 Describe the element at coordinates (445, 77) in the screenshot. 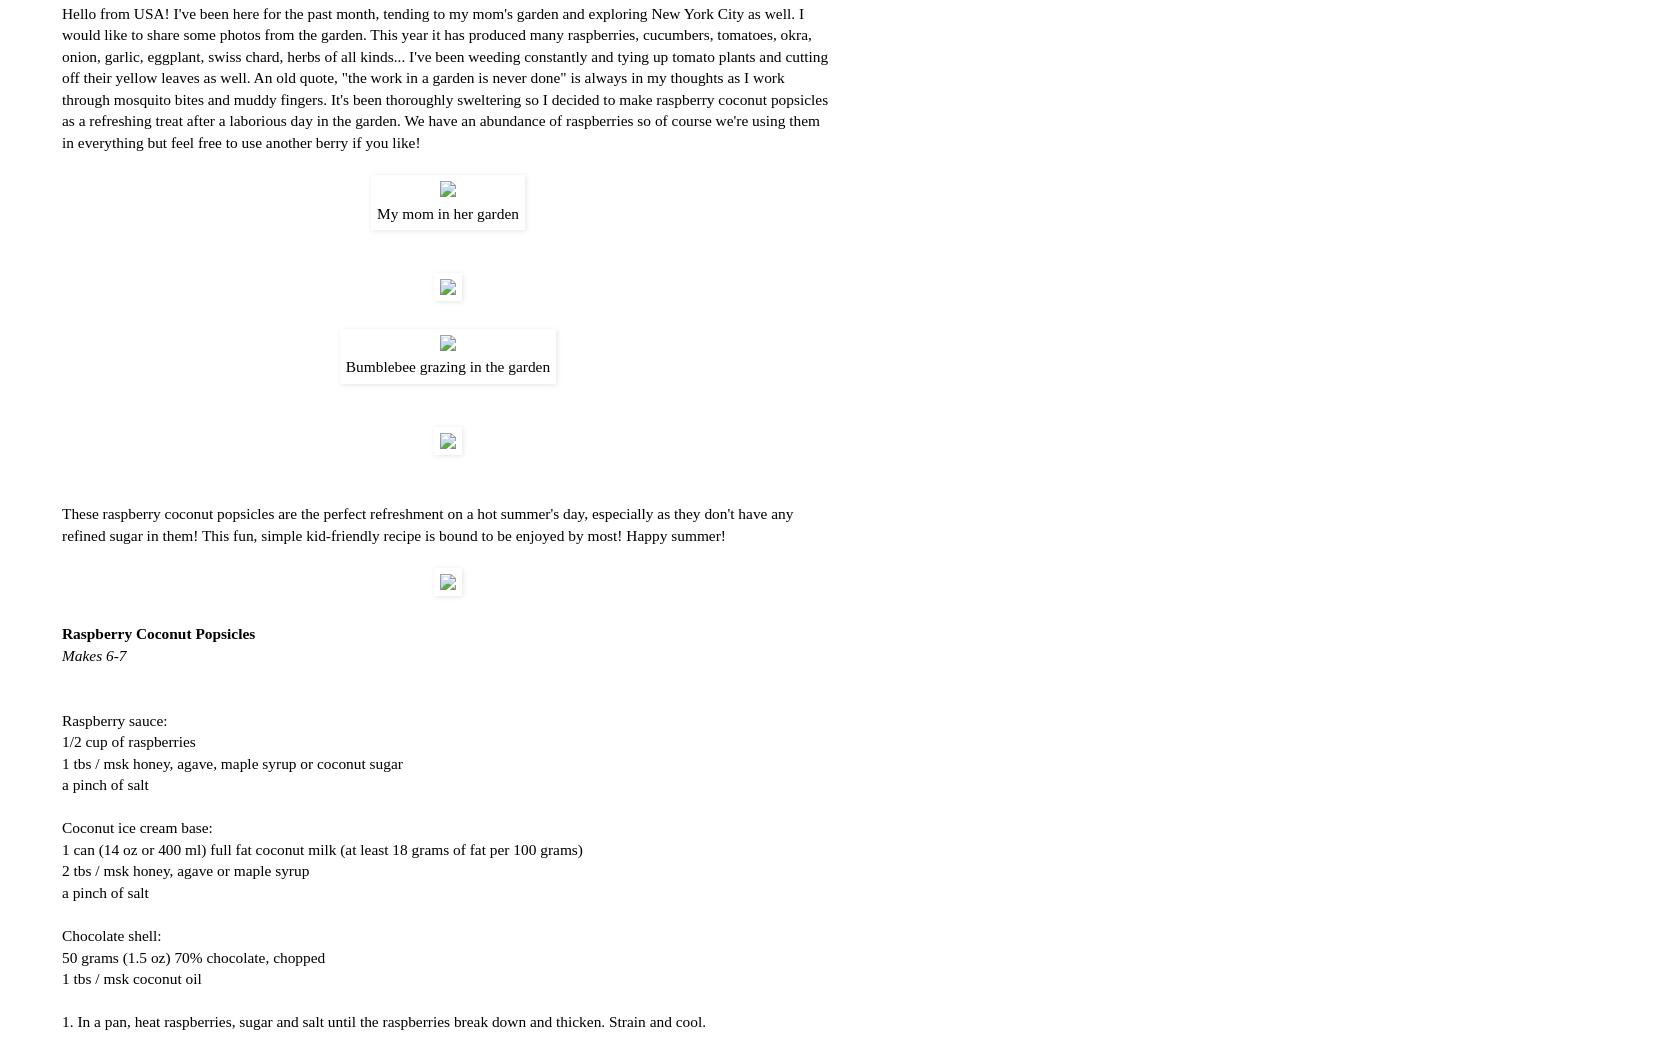

I see `'Hello from USA! I've been here for the past month, tending to my mom's garden and exploring New York City as well. I would like to share some photos from the garden. This year it has produced many raspberries, cucumbers, tomatoes, okra, onion, garlic, eggplant, swiss chard, herbs of all kinds... I've been weeding constantly and tying up tomato plants and cutting off their yellow leaves as well. An old quote, "the work in a garden is never done" is always in my thoughts as I work through mosquito bites and muddy fingers. It's been thoroughly sweltering so I decided to make raspberry coconut popsicles as a refreshing treat after a laborious day in the garden. We have an abundance of raspberries so of course we're using them in everything but feel free to use another berry if you like!'` at that location.